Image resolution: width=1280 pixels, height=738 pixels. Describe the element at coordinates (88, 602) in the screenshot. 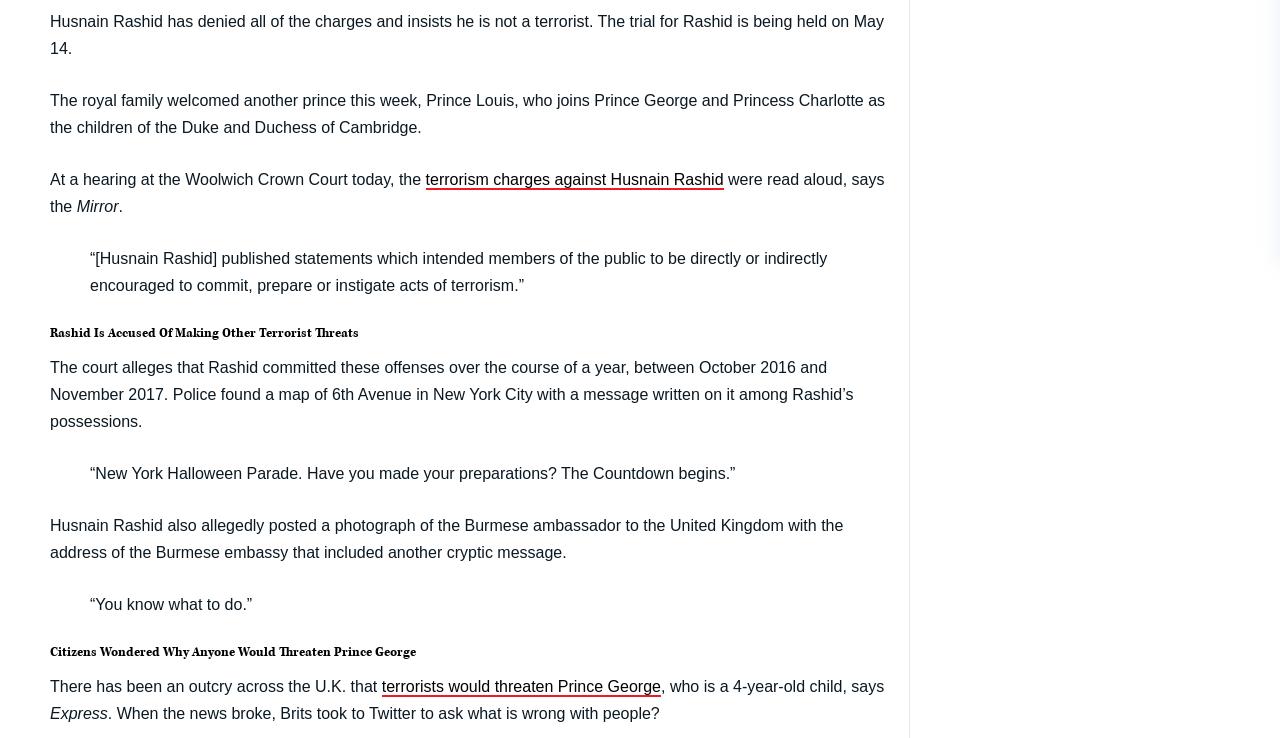

I see `'“You know what to do.”'` at that location.